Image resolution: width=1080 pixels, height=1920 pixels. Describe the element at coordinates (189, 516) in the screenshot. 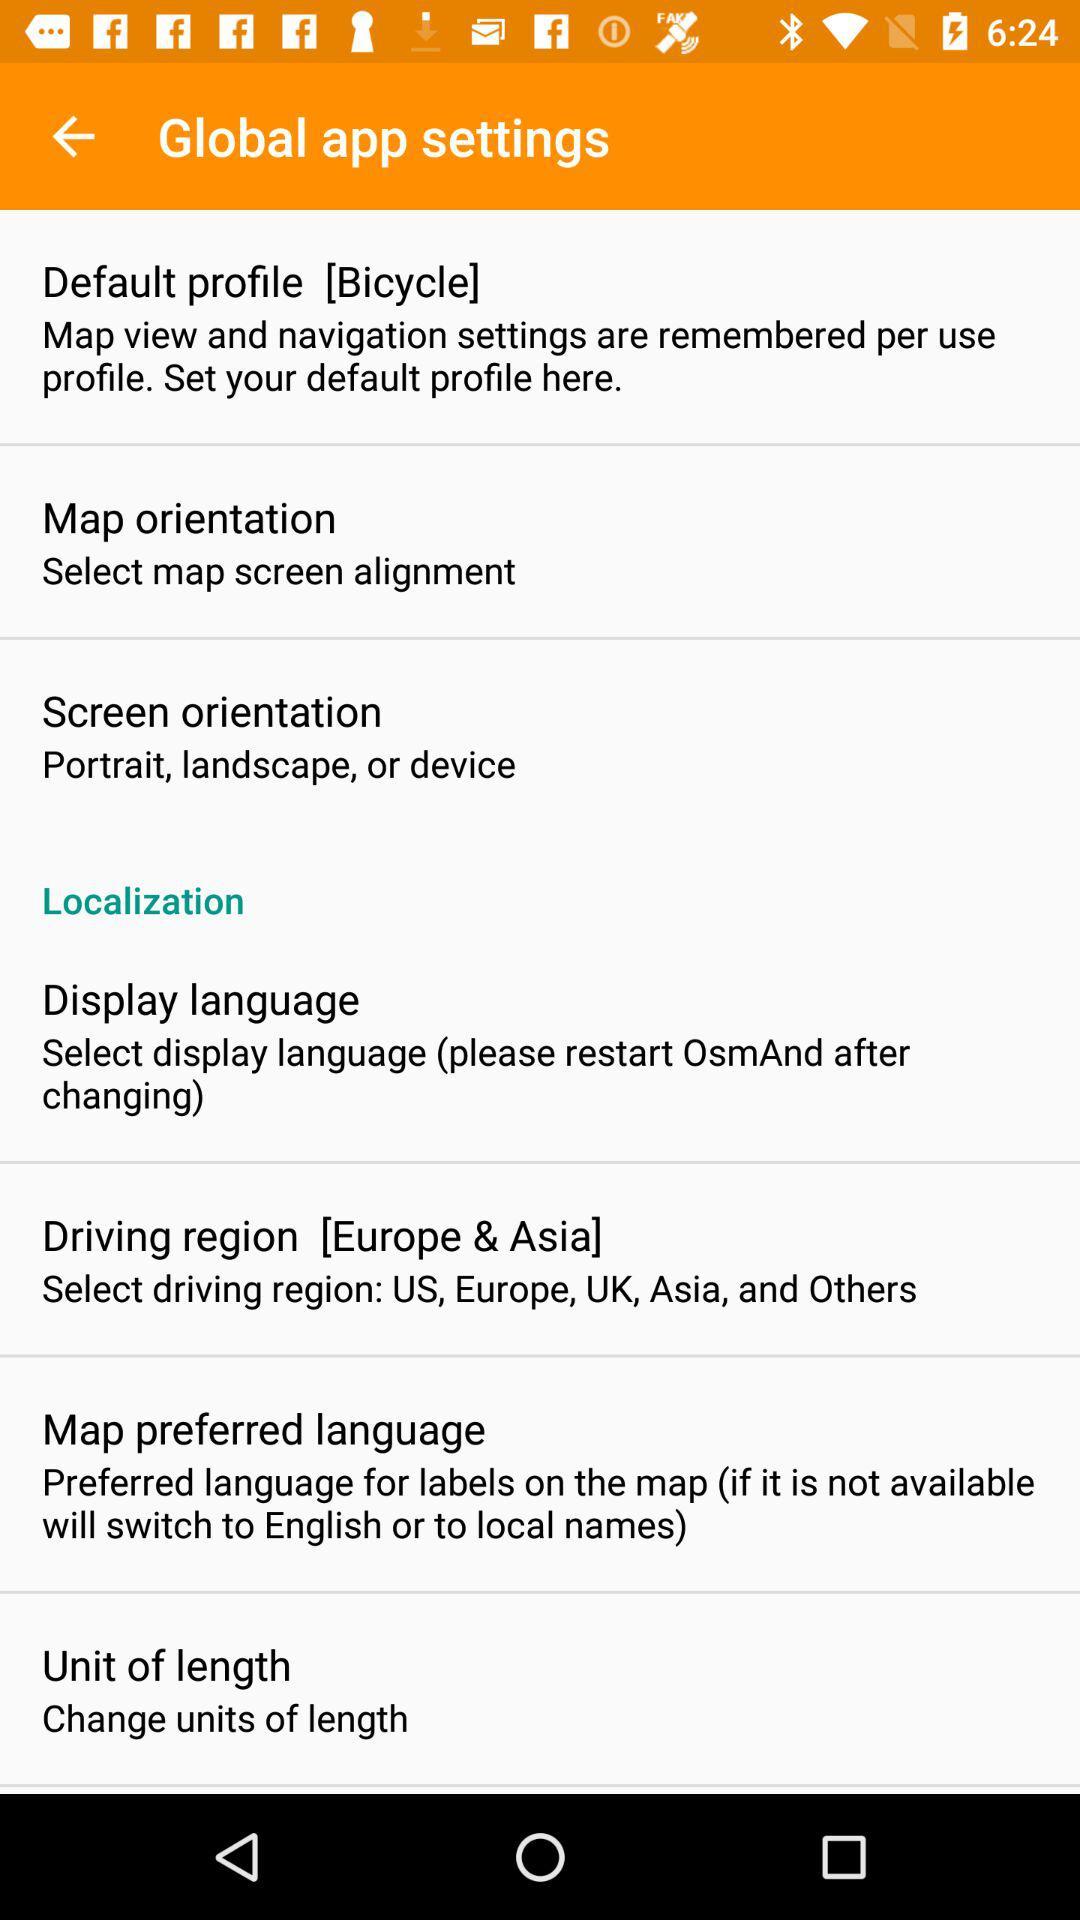

I see `map orientation` at that location.